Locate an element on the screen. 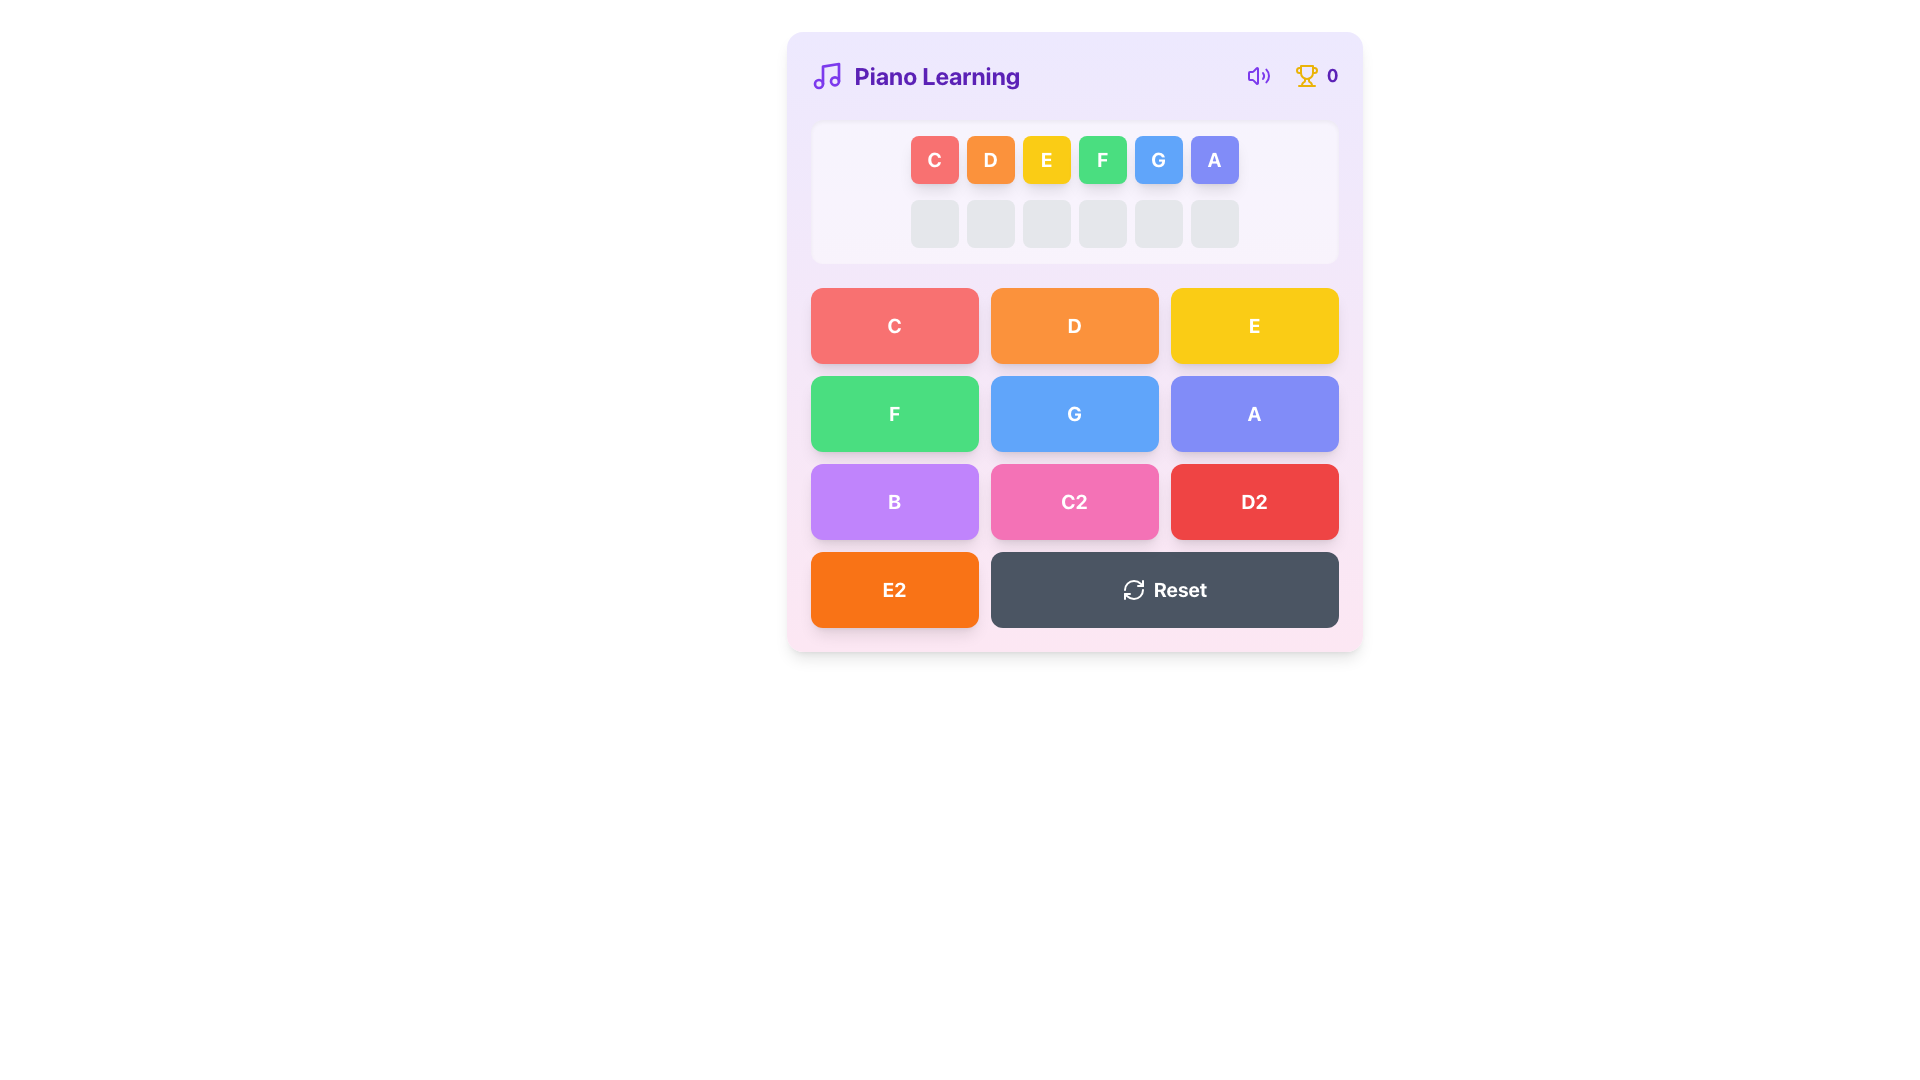 Image resolution: width=1920 pixels, height=1080 pixels. the bright yellow button with a bold white 'E' centered within it, located in the top-most row of a grid, positioned between buttons 'D' and 'F' is located at coordinates (1253, 325).